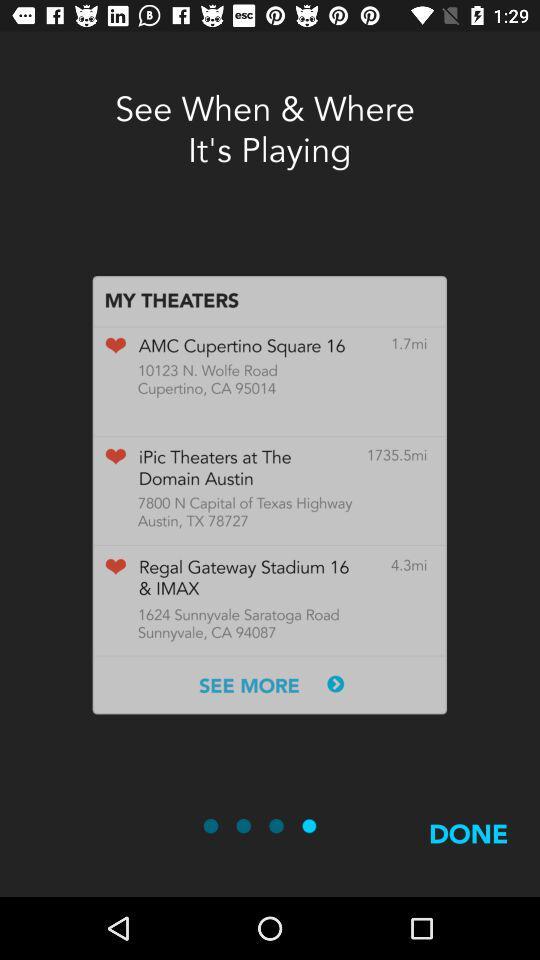 This screenshot has width=540, height=960. Describe the element at coordinates (269, 494) in the screenshot. I see `playing list` at that location.